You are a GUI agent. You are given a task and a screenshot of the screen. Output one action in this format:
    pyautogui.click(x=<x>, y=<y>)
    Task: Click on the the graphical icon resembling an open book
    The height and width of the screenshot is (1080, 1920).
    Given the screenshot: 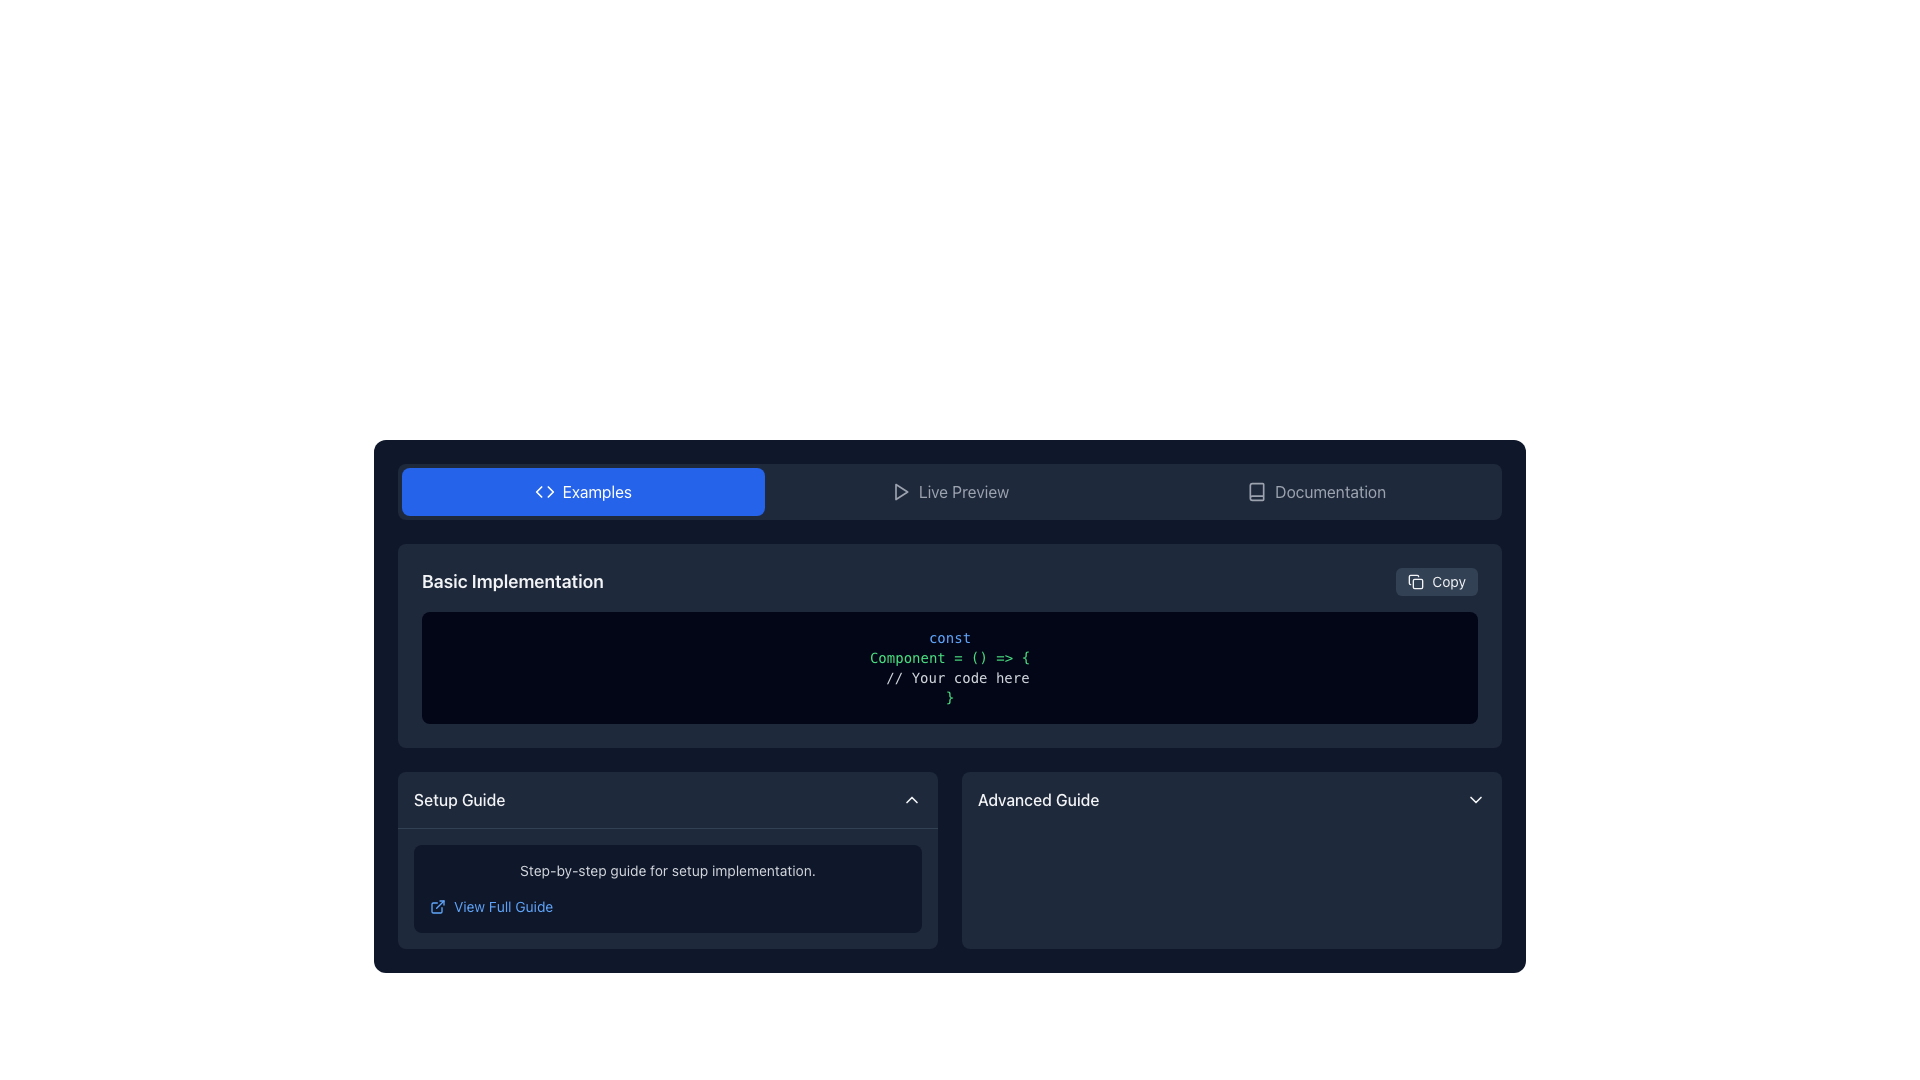 What is the action you would take?
    pyautogui.click(x=1256, y=492)
    